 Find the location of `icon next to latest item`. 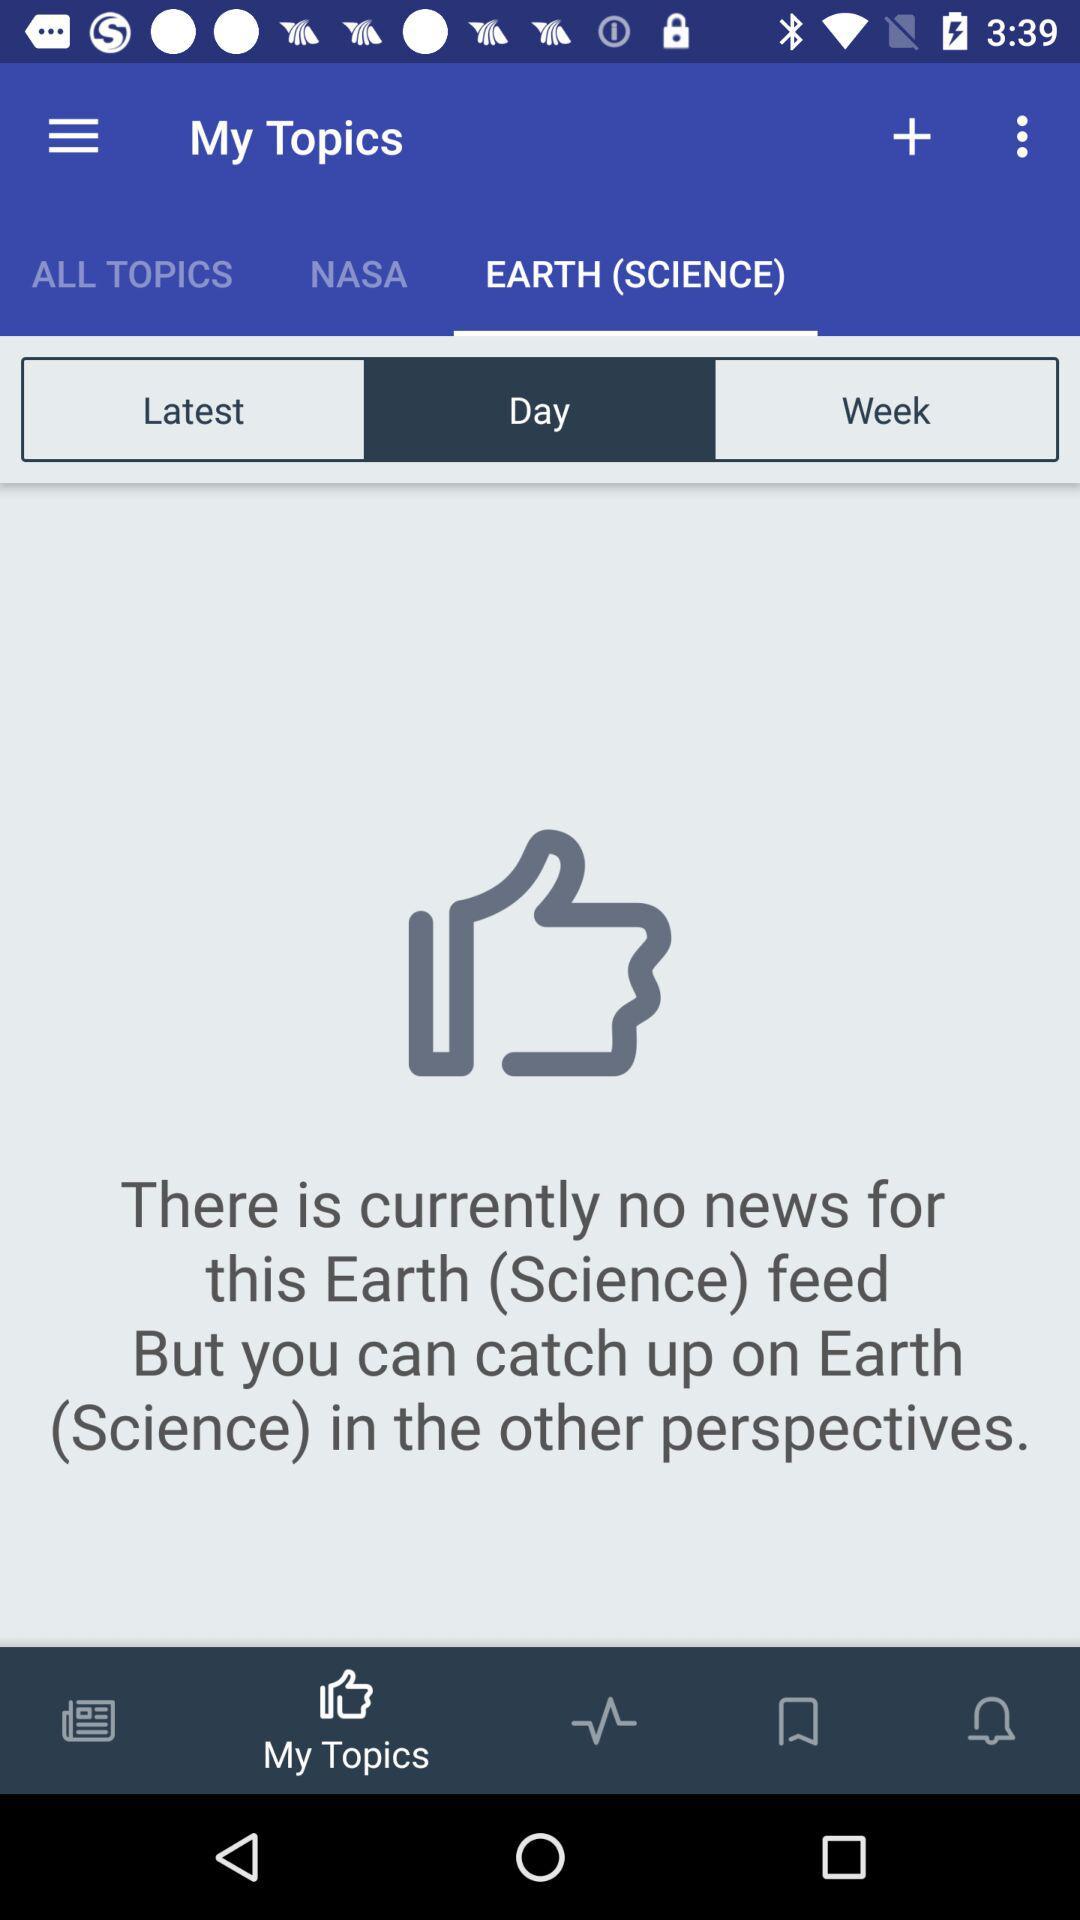

icon next to latest item is located at coordinates (538, 408).